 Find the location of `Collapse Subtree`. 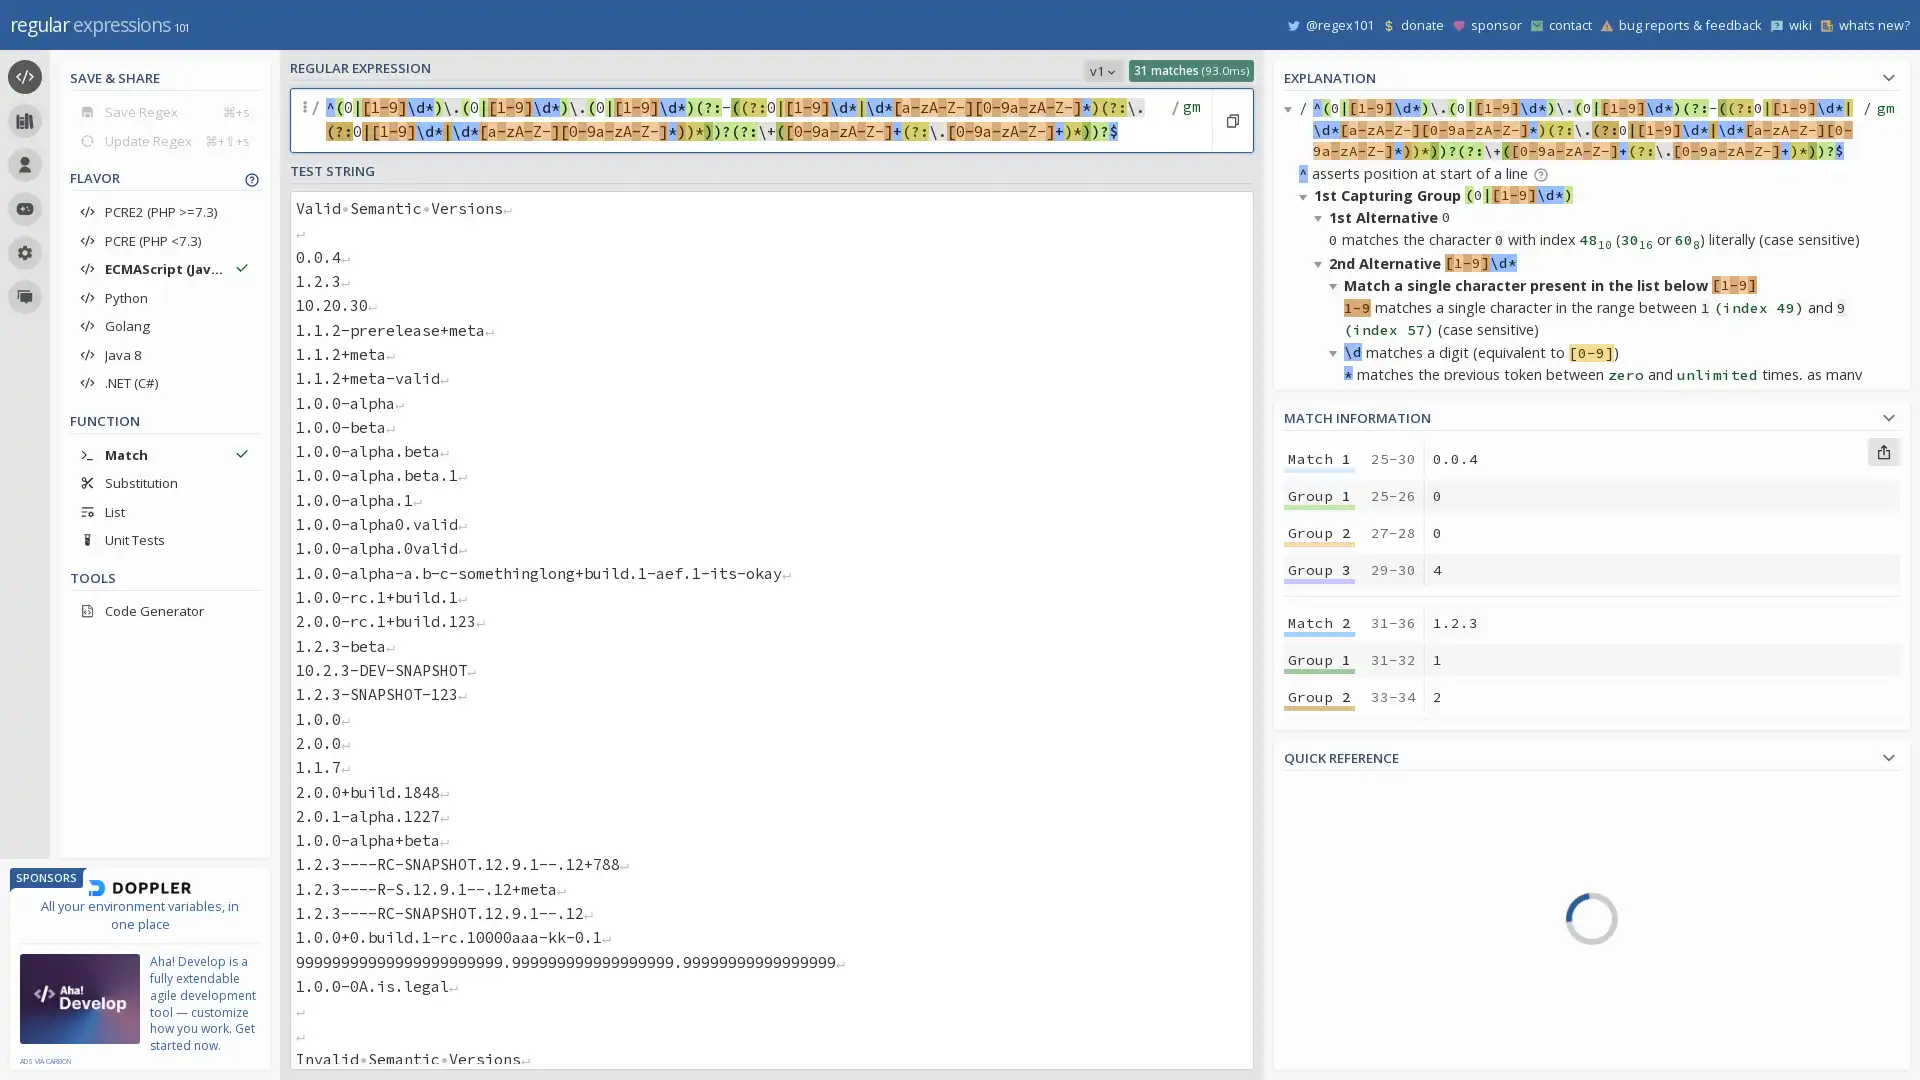

Collapse Subtree is located at coordinates (1306, 917).